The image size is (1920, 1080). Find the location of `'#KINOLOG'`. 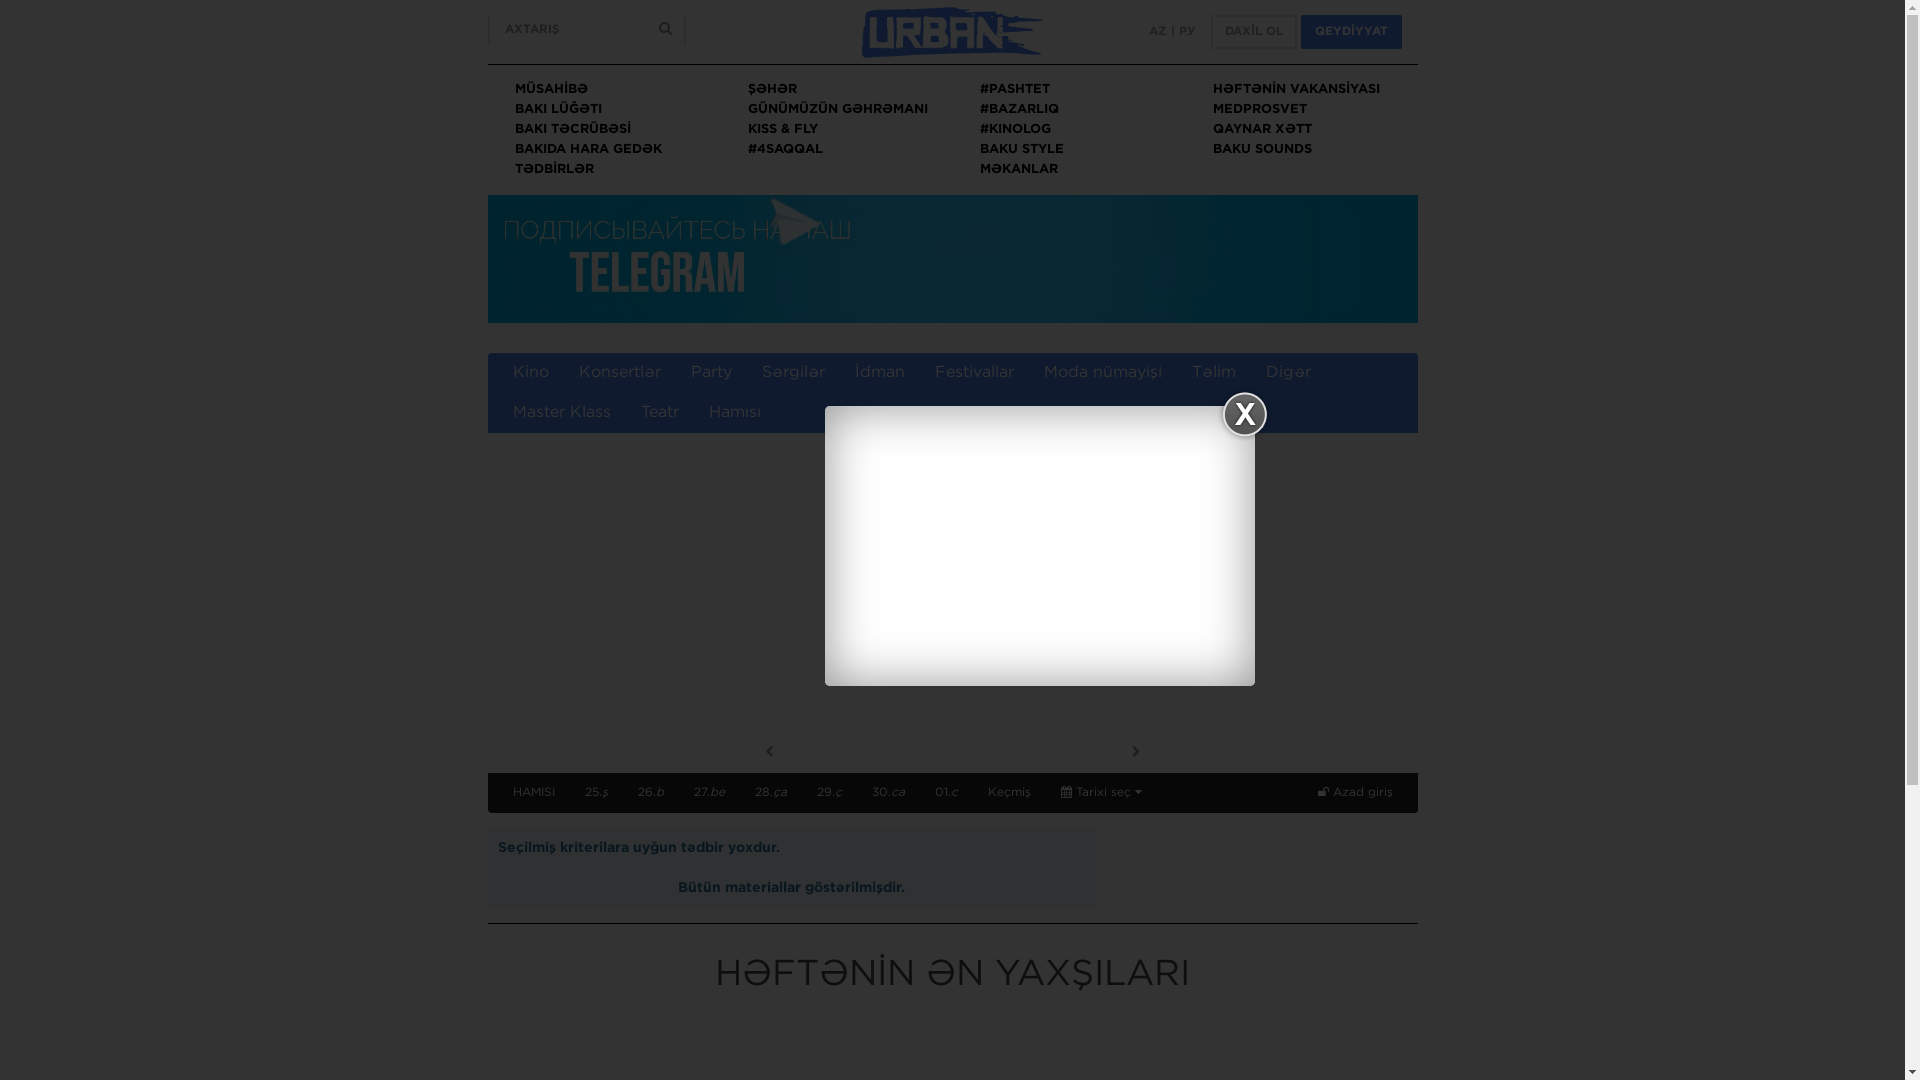

'#KINOLOG' is located at coordinates (1015, 129).